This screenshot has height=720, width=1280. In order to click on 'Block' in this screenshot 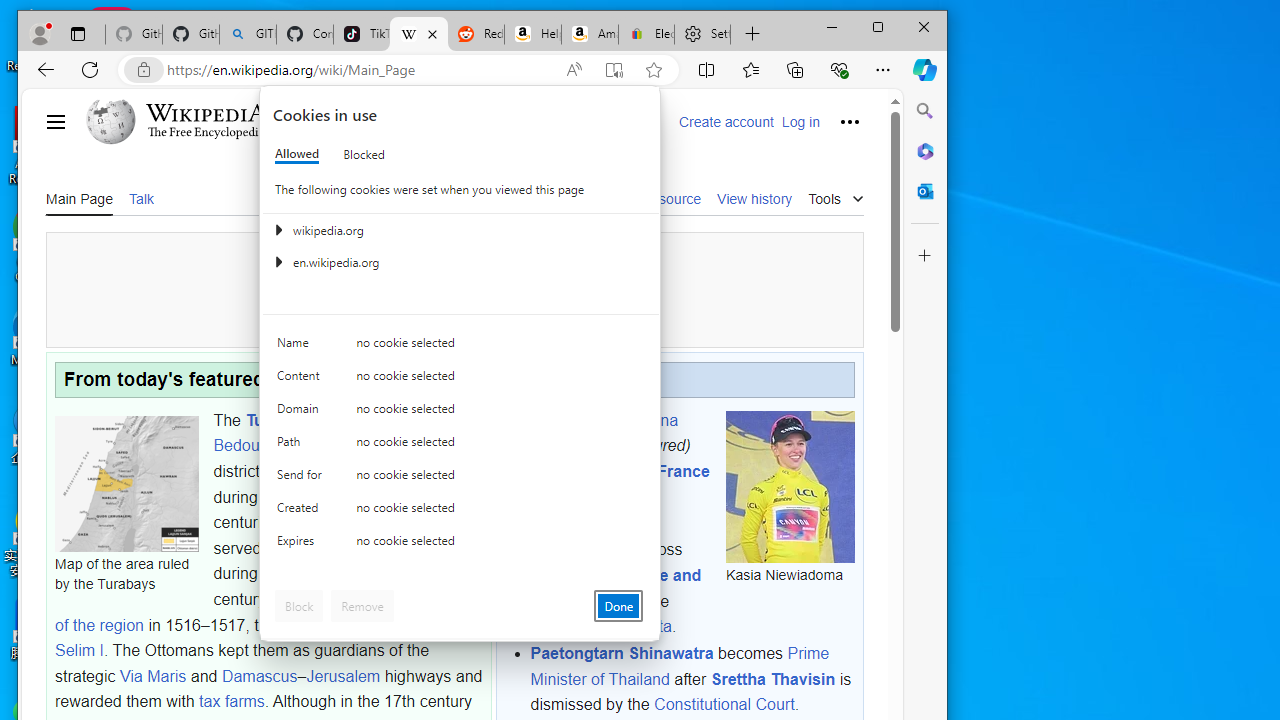, I will do `click(298, 604)`.